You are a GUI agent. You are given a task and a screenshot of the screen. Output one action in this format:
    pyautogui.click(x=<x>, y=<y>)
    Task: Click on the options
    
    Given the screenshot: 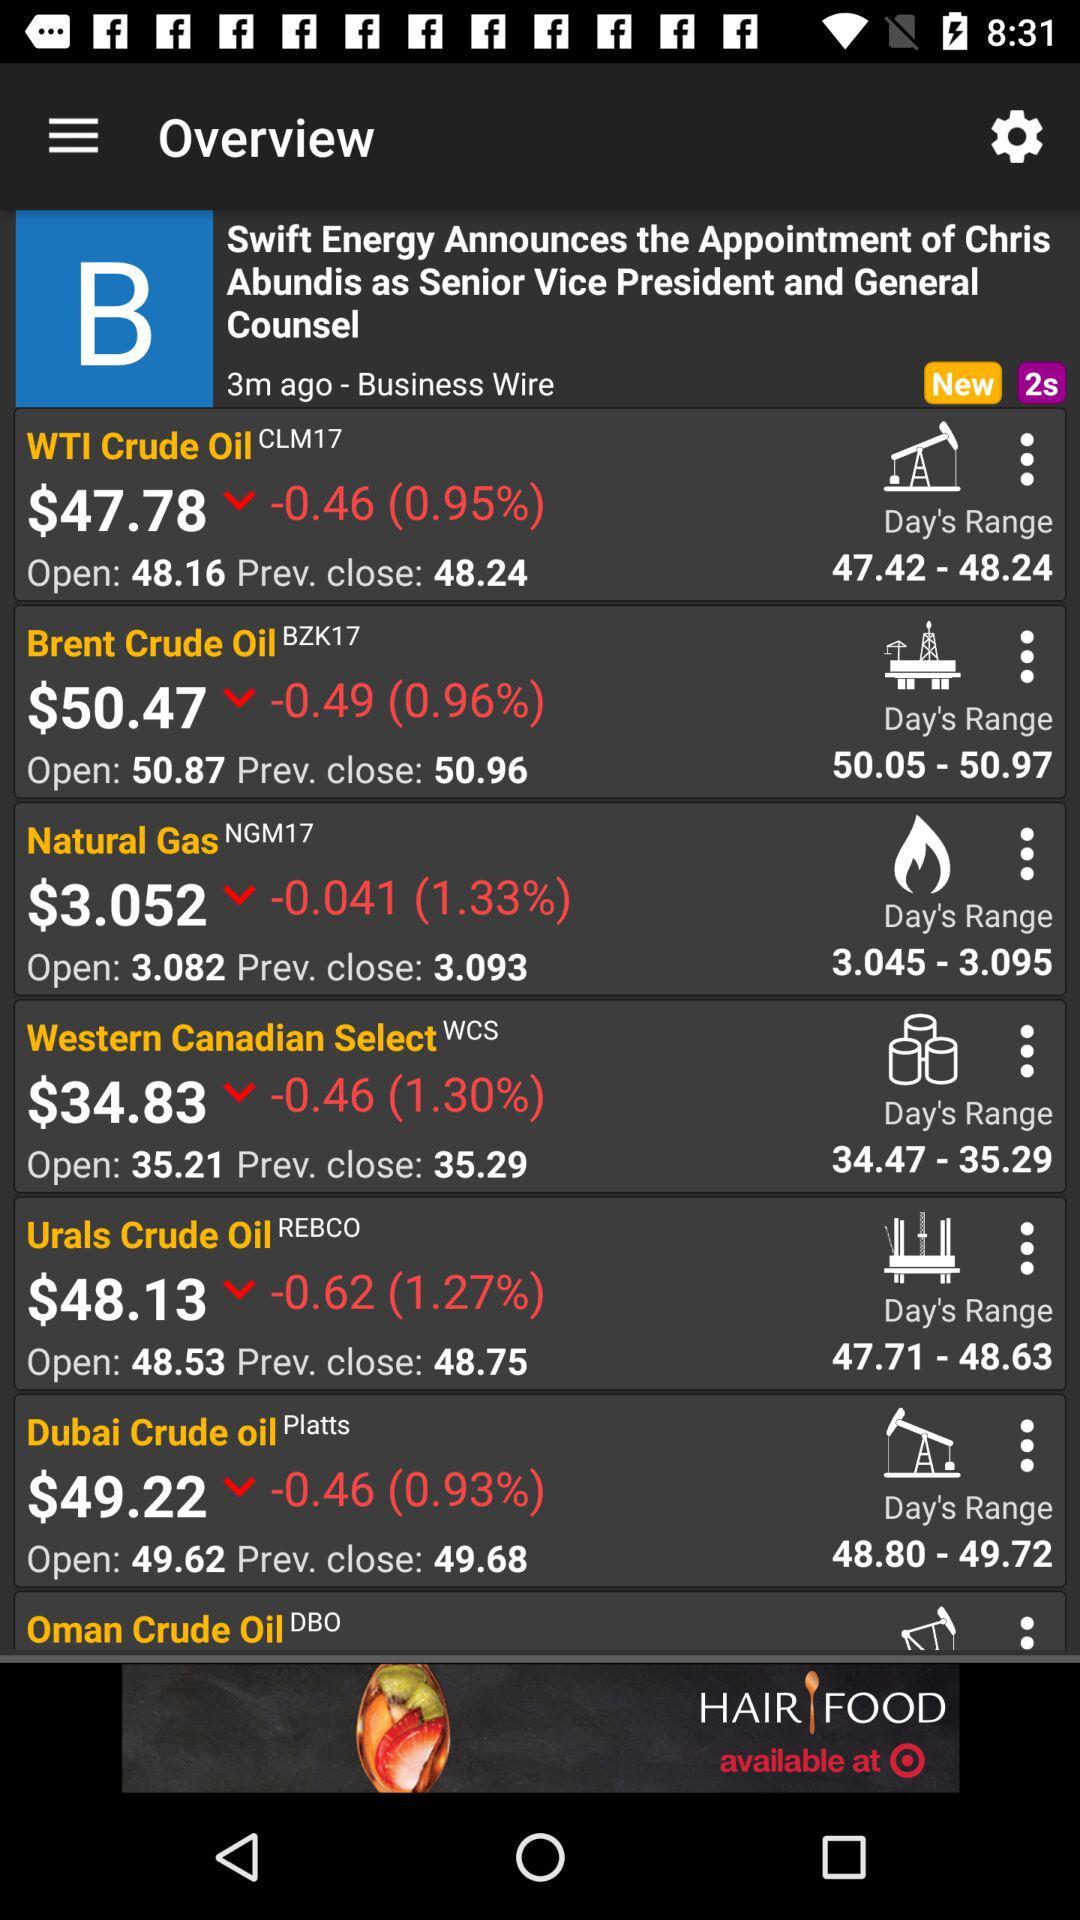 What is the action you would take?
    pyautogui.click(x=1027, y=1247)
    